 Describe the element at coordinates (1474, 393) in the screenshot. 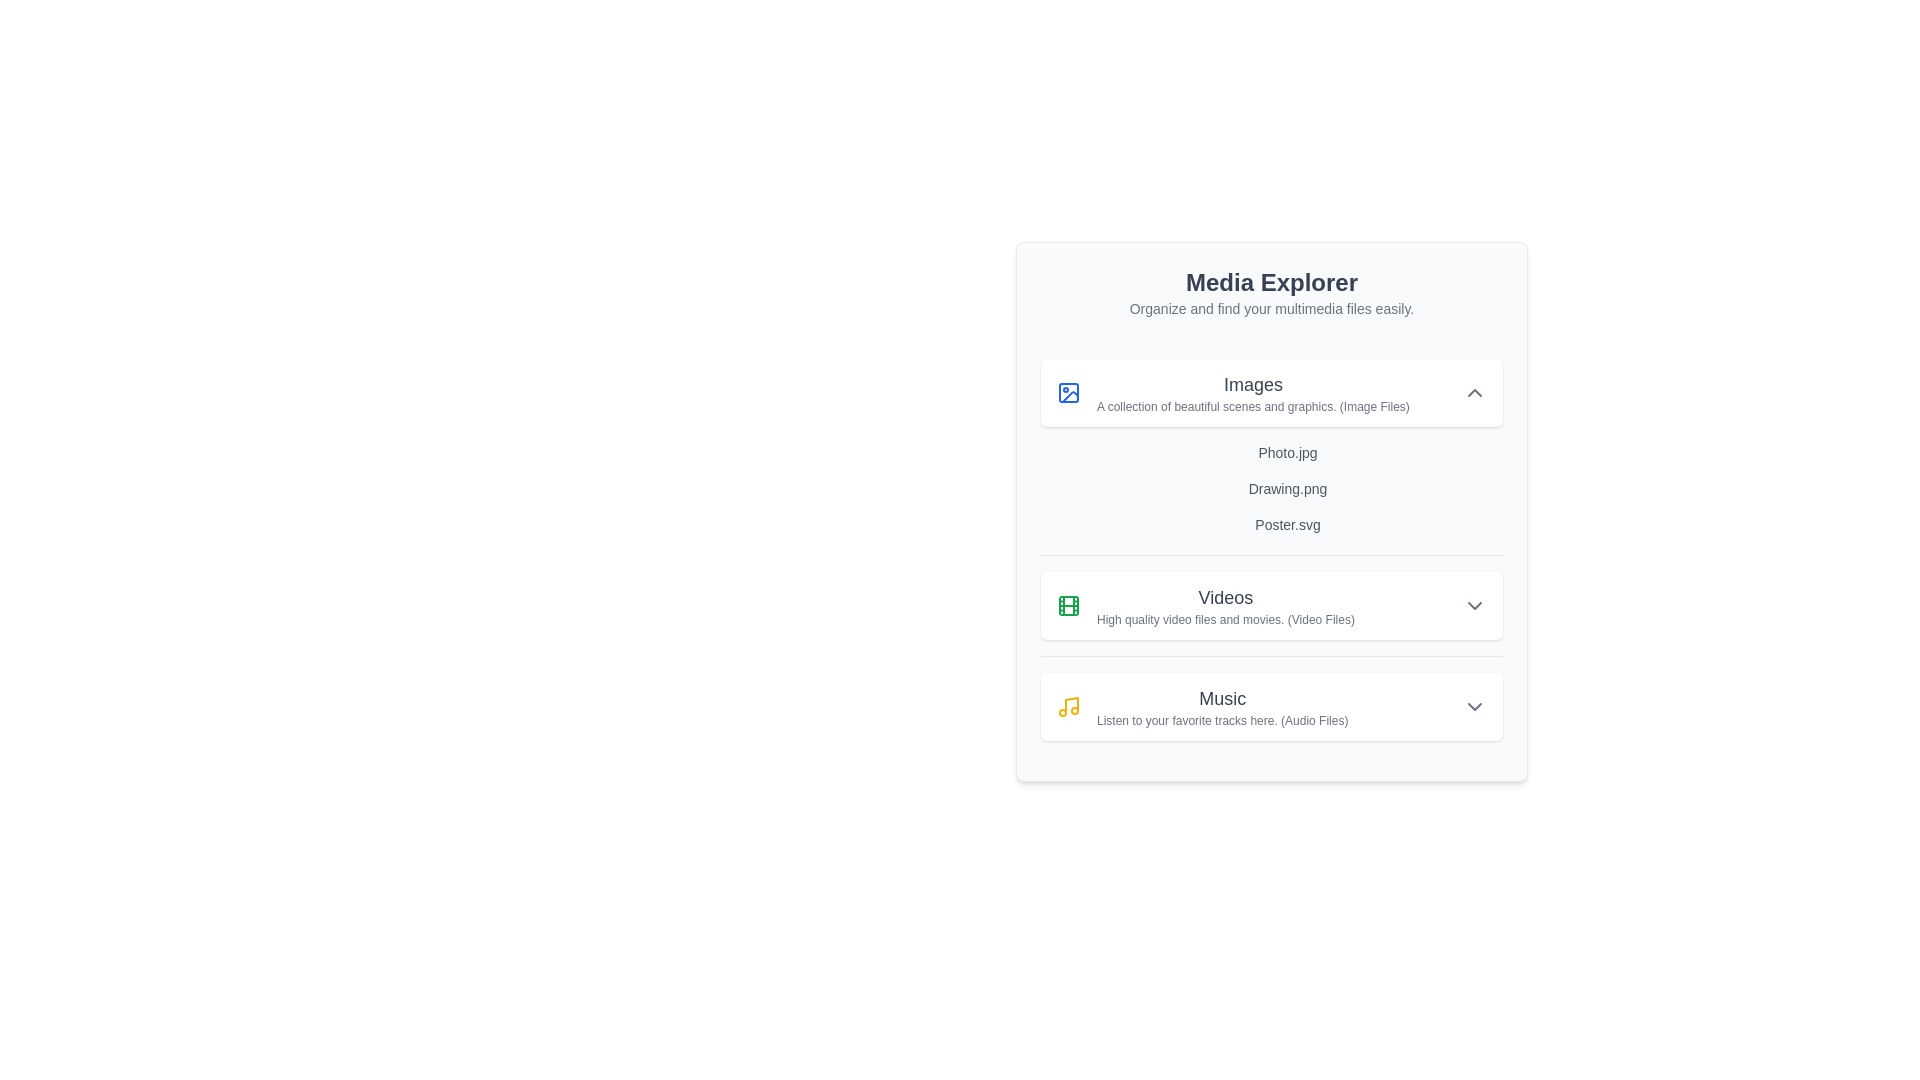

I see `the upward-facing chevron icon with a thin dark gray outline` at that location.